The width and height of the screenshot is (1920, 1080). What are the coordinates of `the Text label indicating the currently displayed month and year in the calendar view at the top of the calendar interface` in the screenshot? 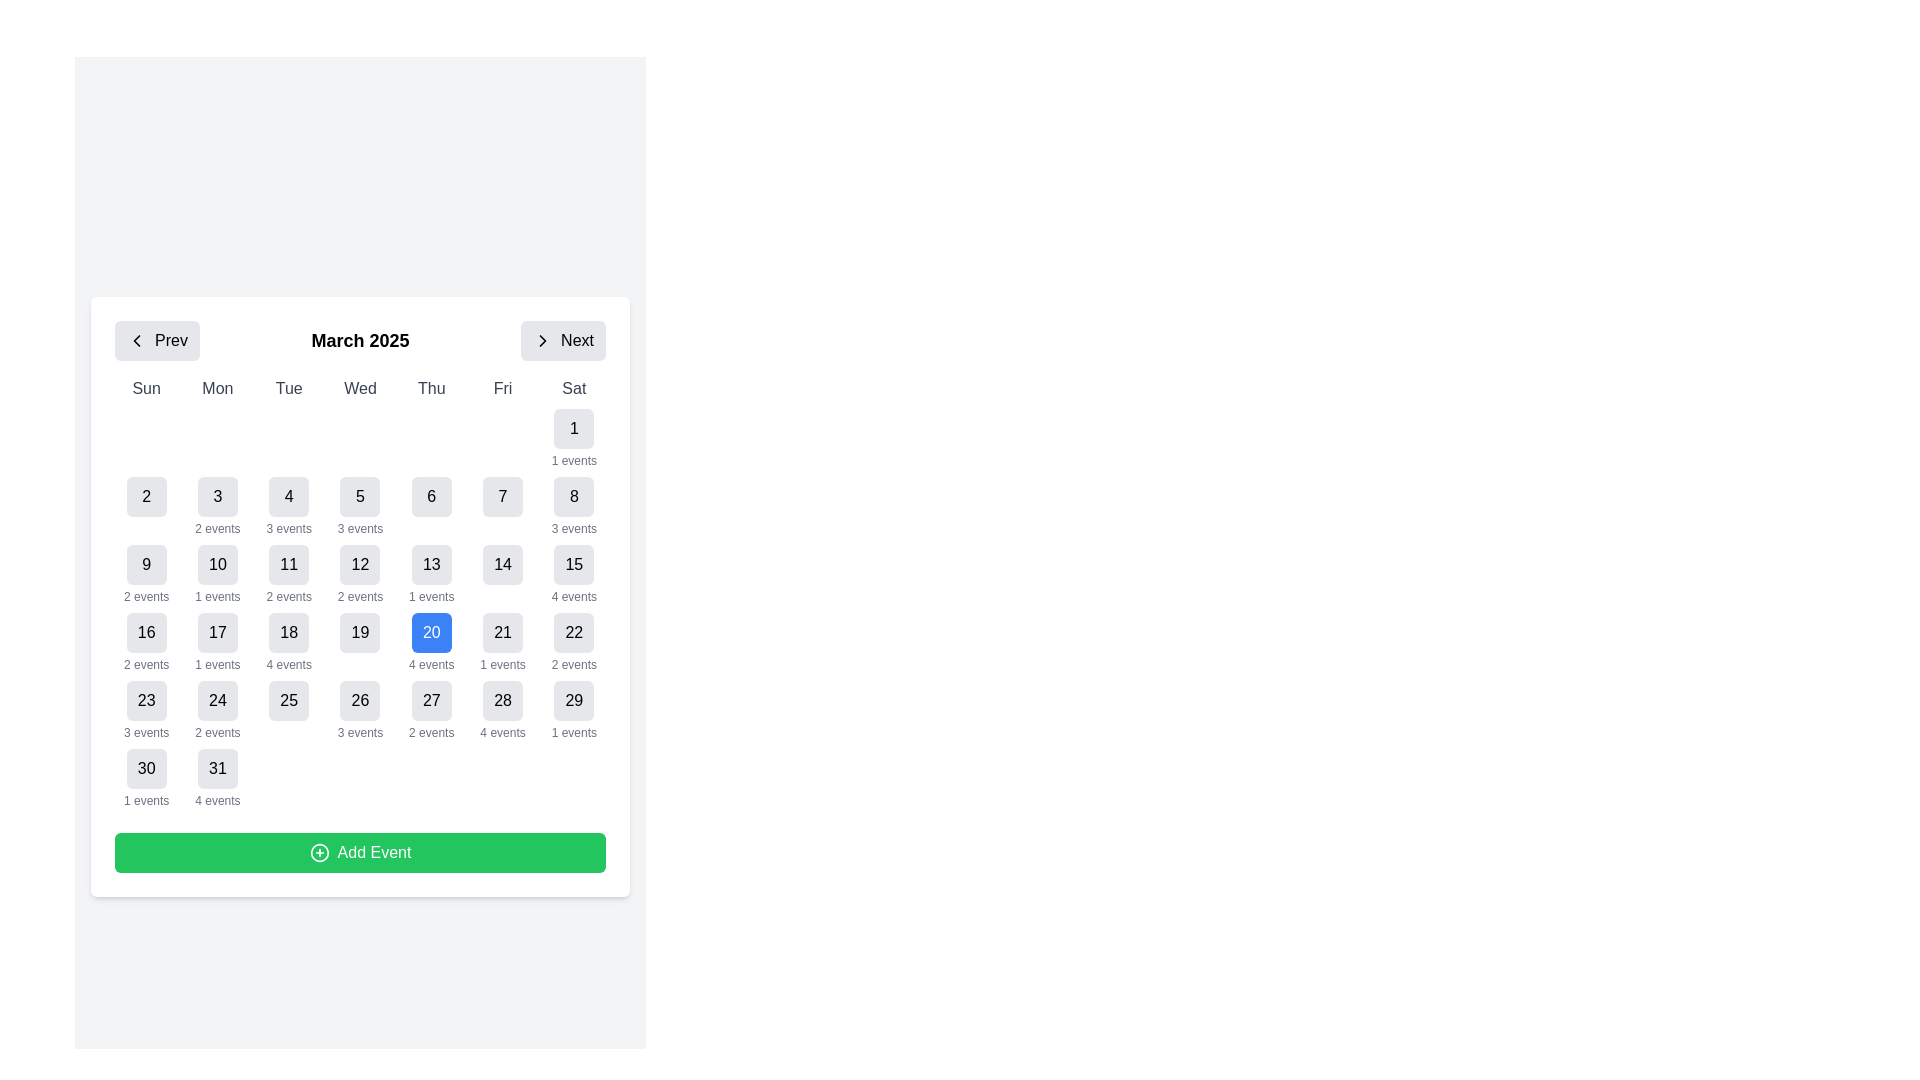 It's located at (360, 339).